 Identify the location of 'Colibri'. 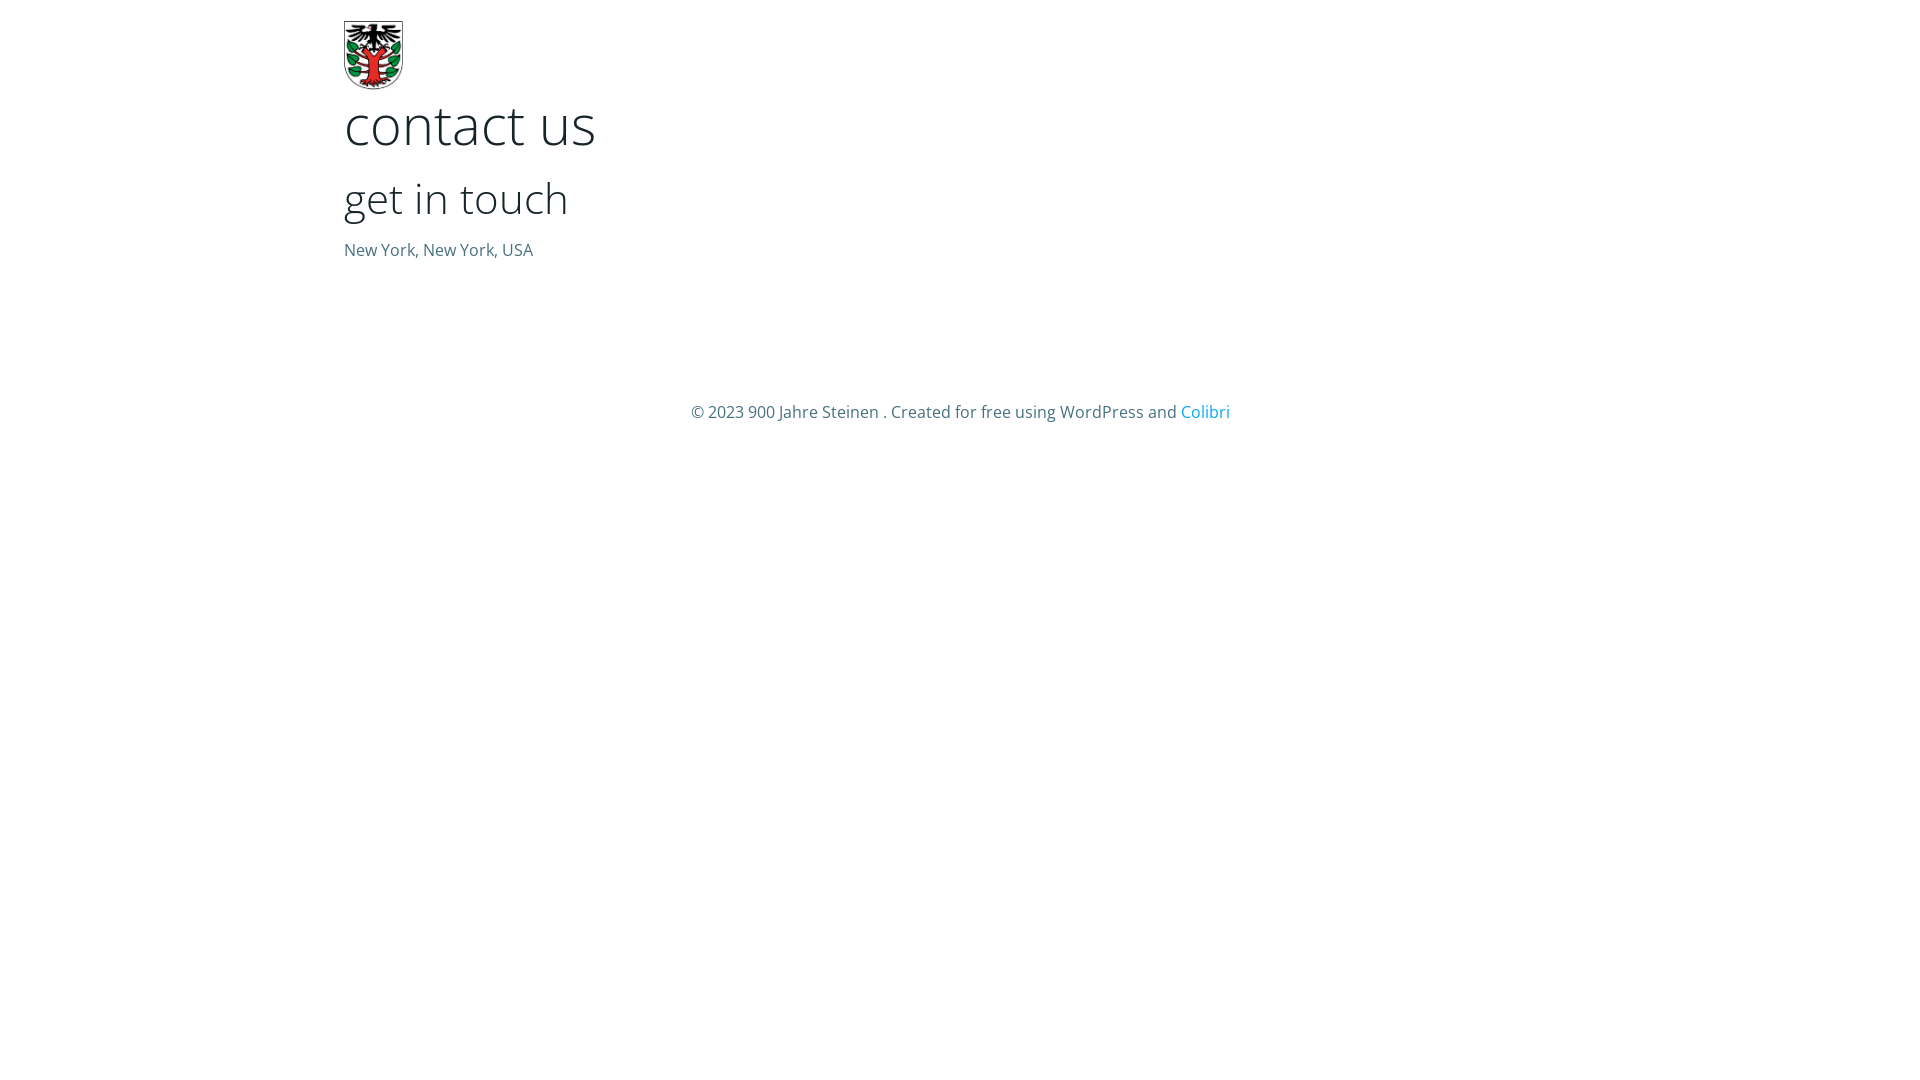
(1180, 411).